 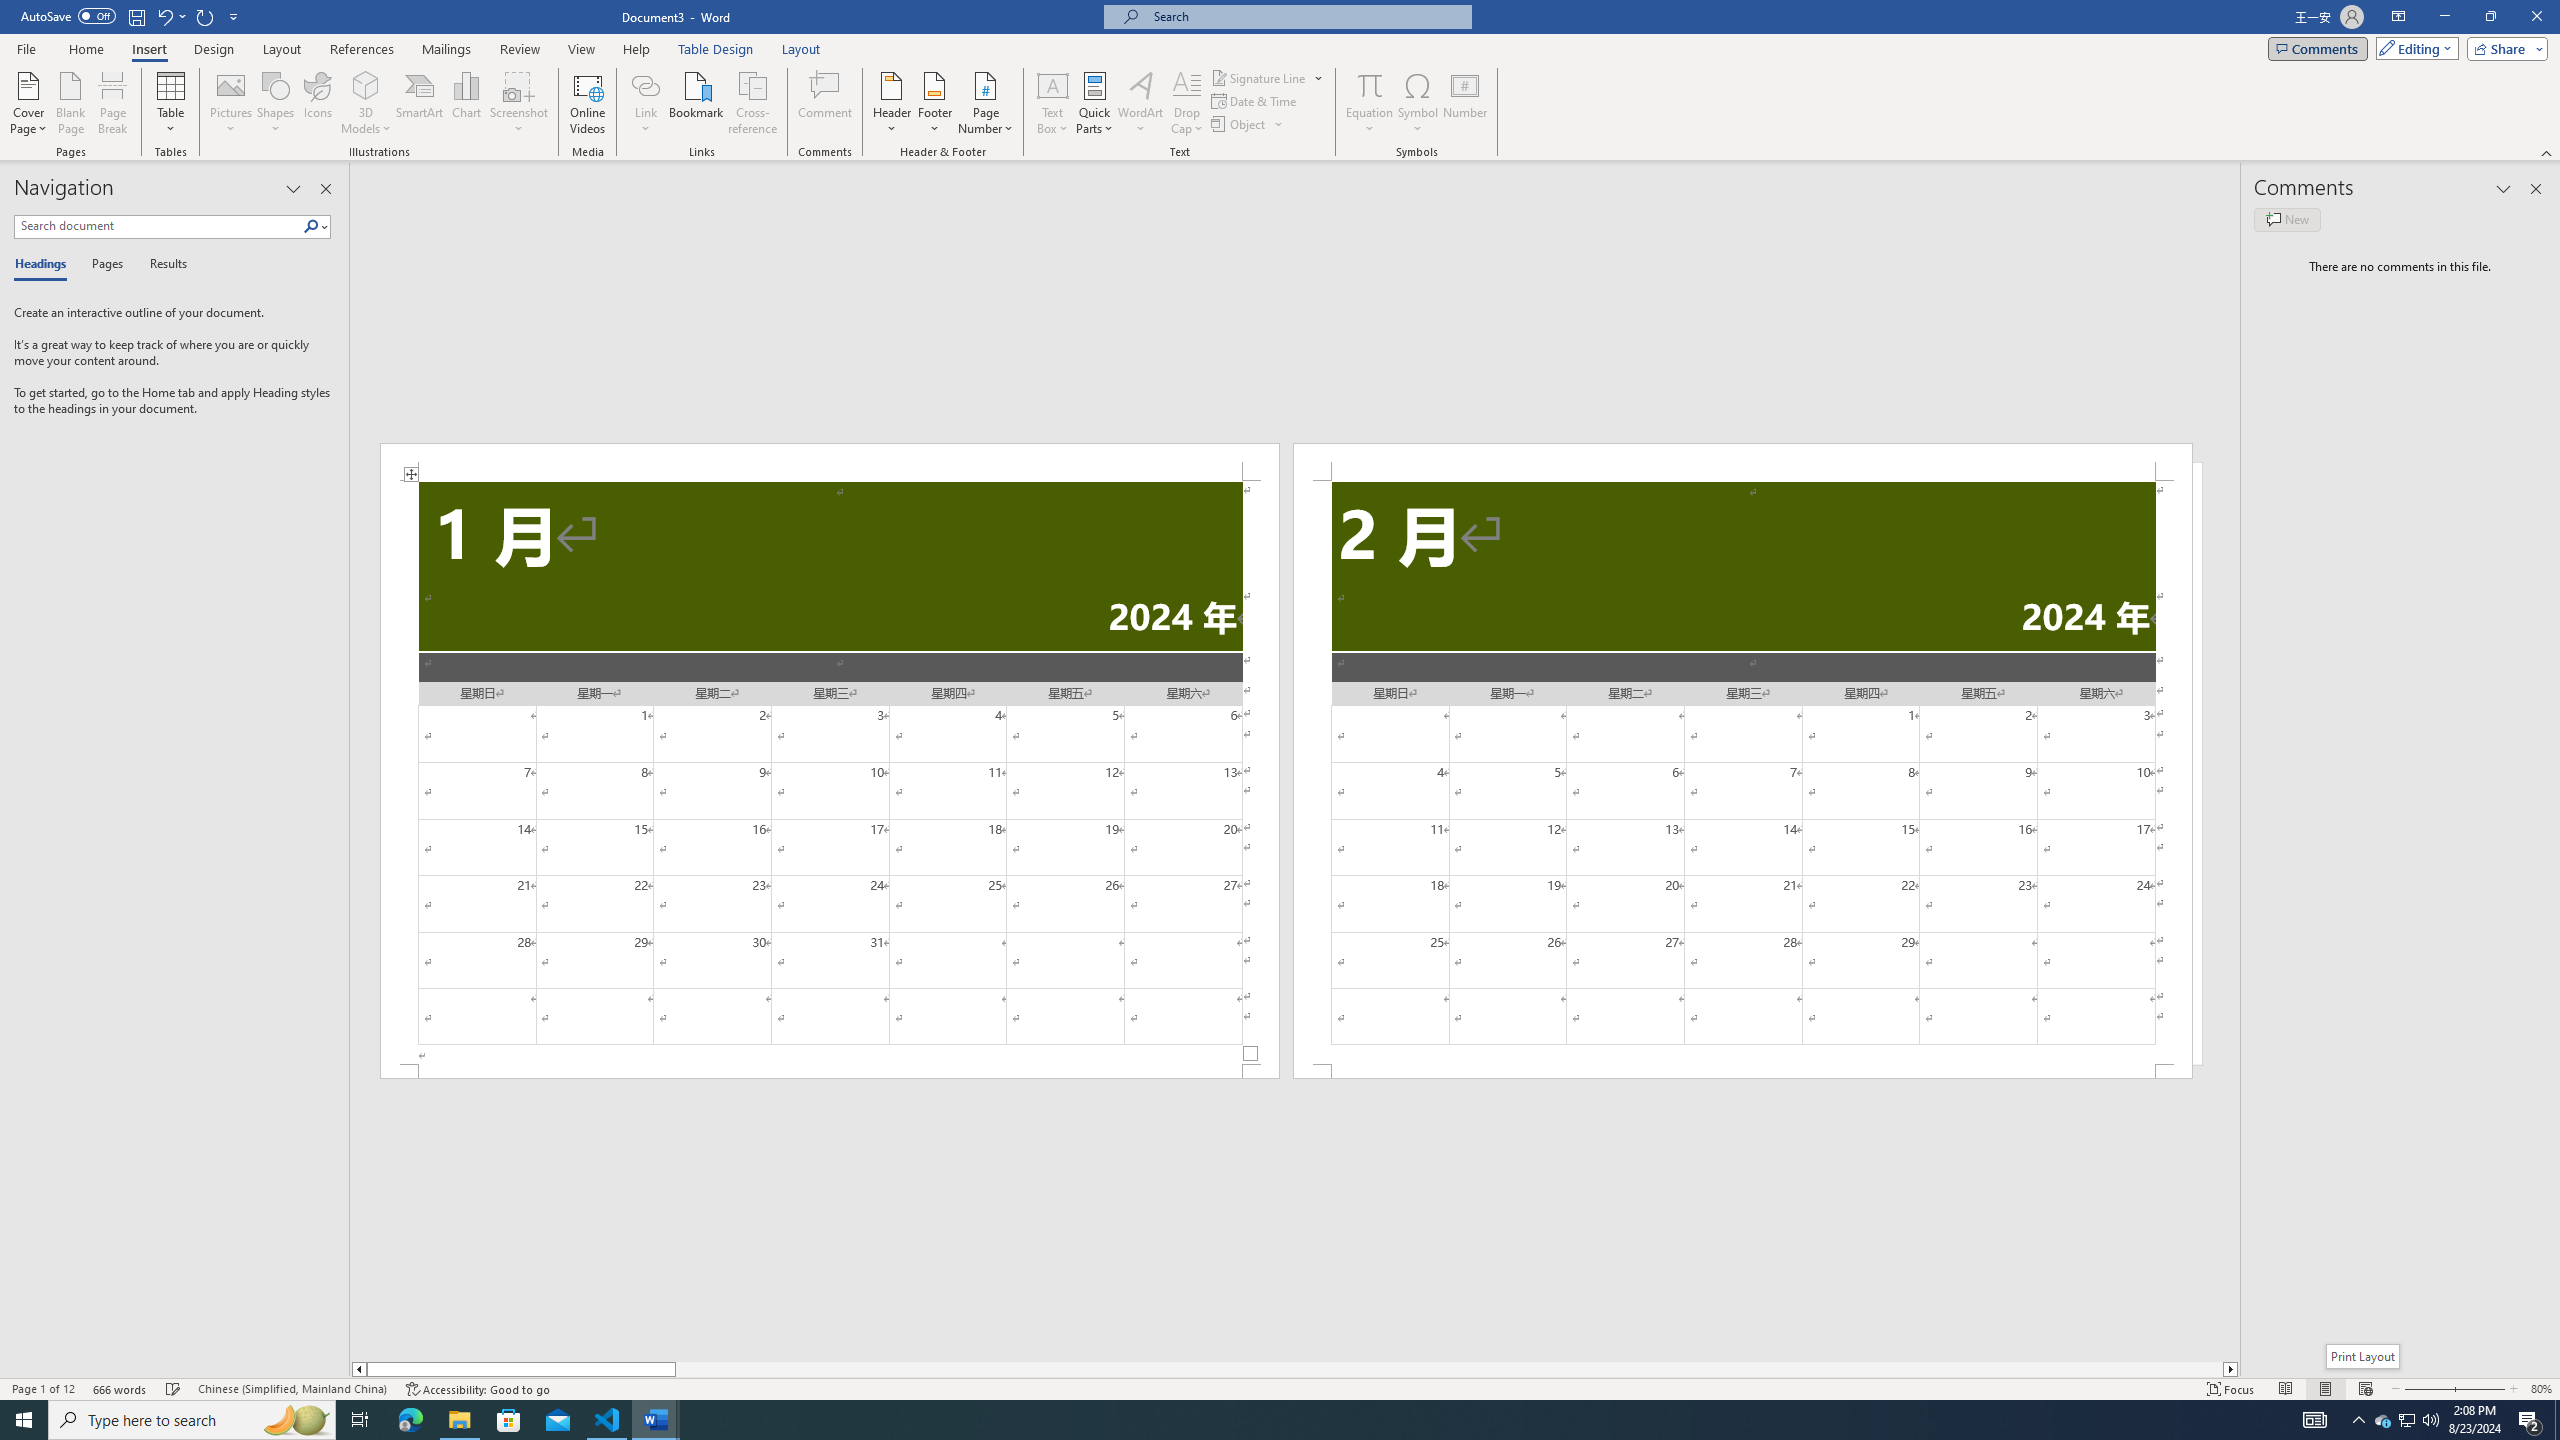 What do you see at coordinates (170, 15) in the screenshot?
I see `'Undo Increase Indent'` at bounding box center [170, 15].